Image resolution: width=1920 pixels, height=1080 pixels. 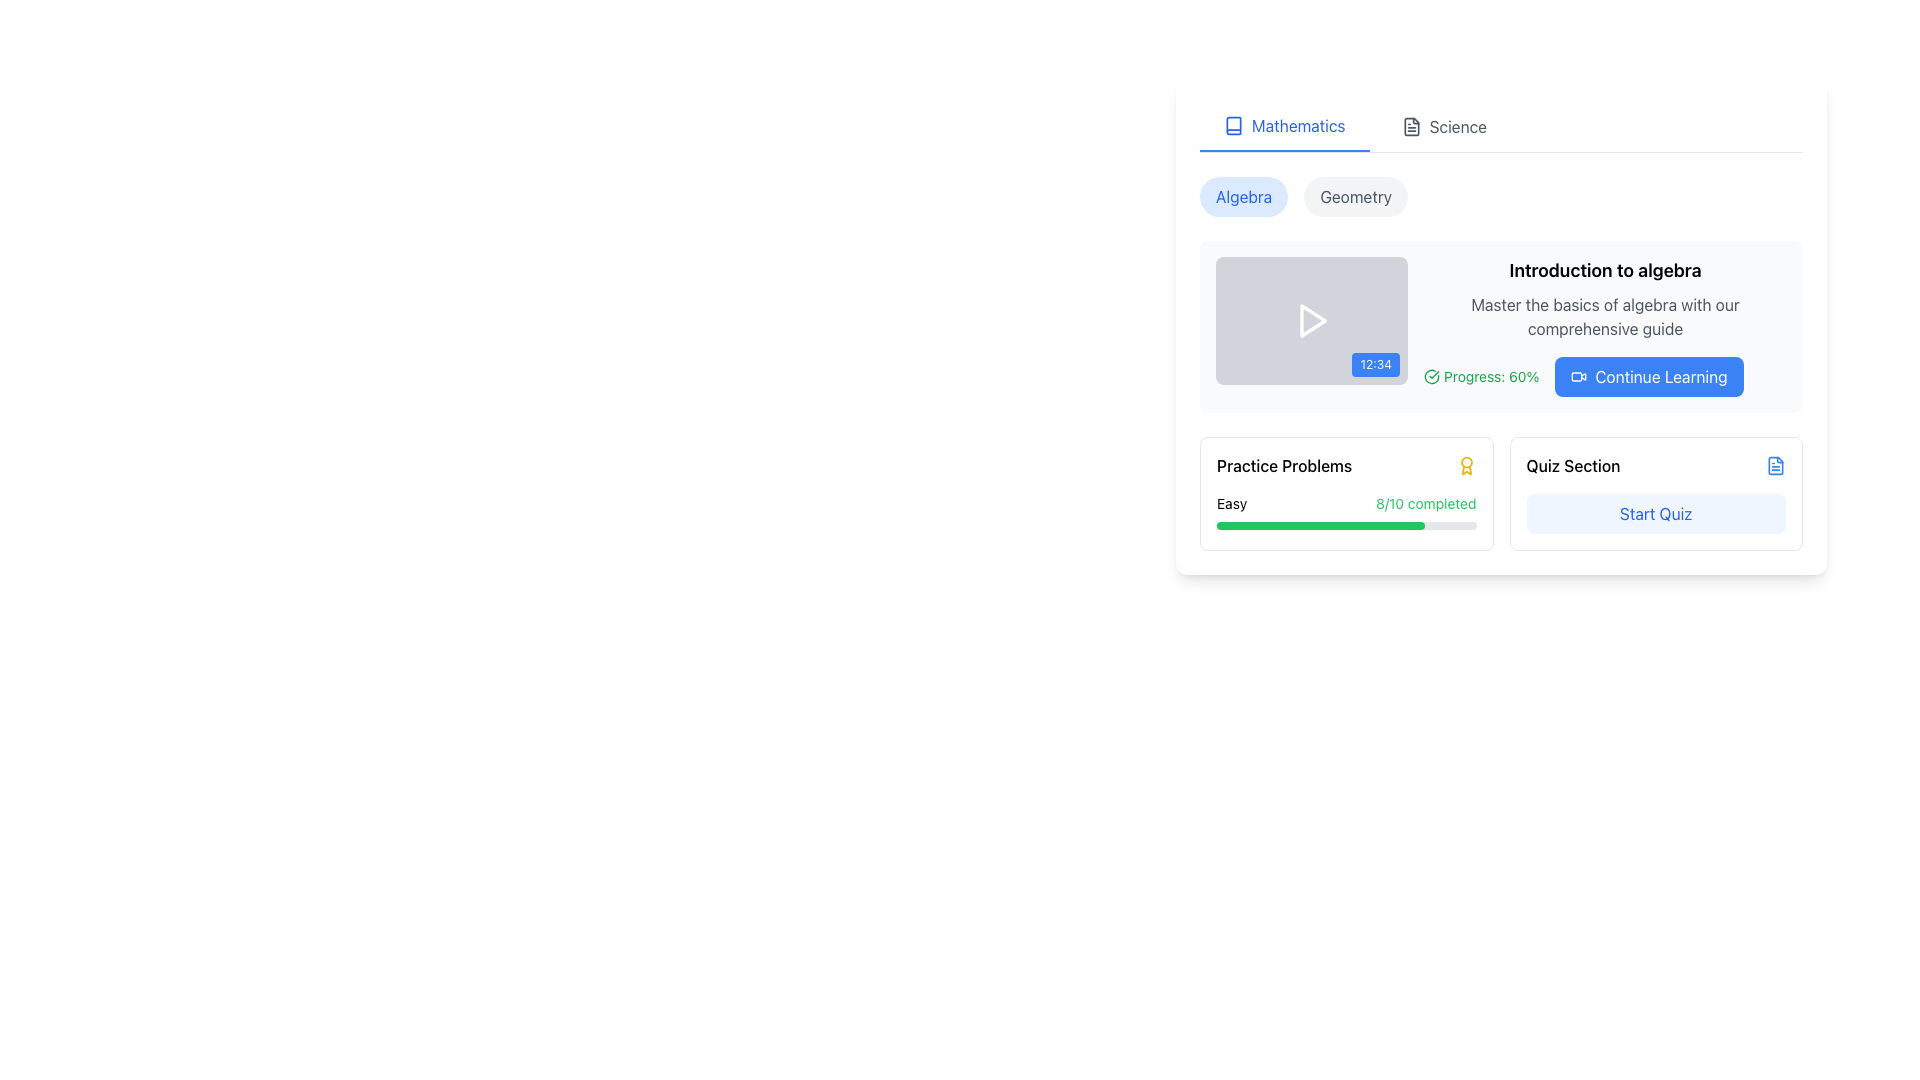 I want to click on the small book icon located on the top navigation bar, so click(x=1232, y=126).